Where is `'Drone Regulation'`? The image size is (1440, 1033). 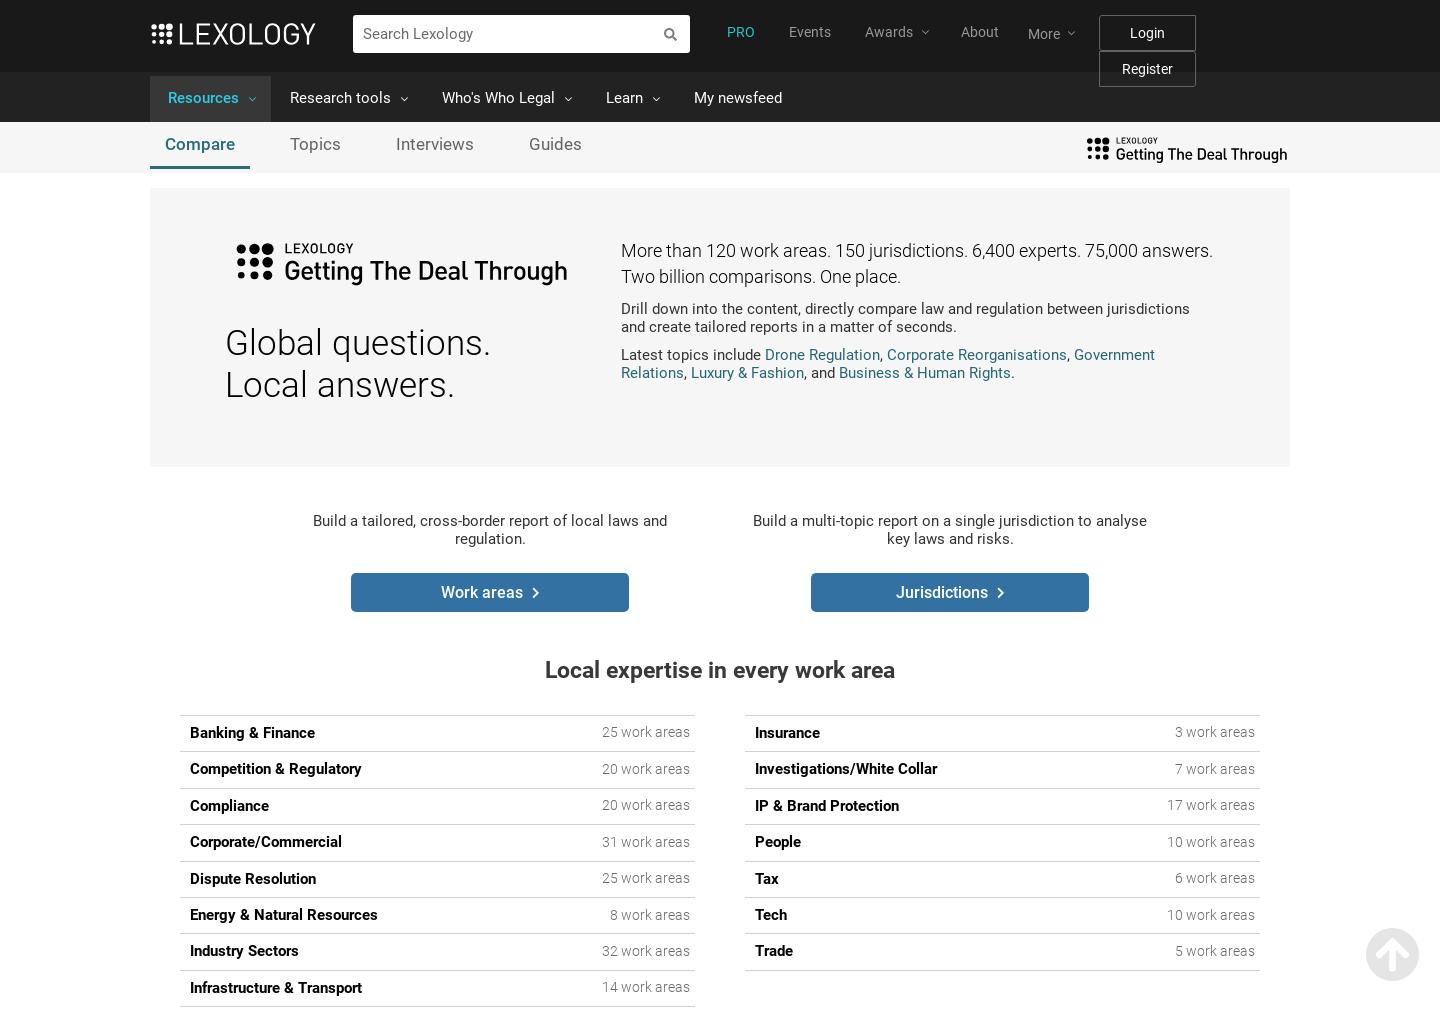
'Drone Regulation' is located at coordinates (763, 355).